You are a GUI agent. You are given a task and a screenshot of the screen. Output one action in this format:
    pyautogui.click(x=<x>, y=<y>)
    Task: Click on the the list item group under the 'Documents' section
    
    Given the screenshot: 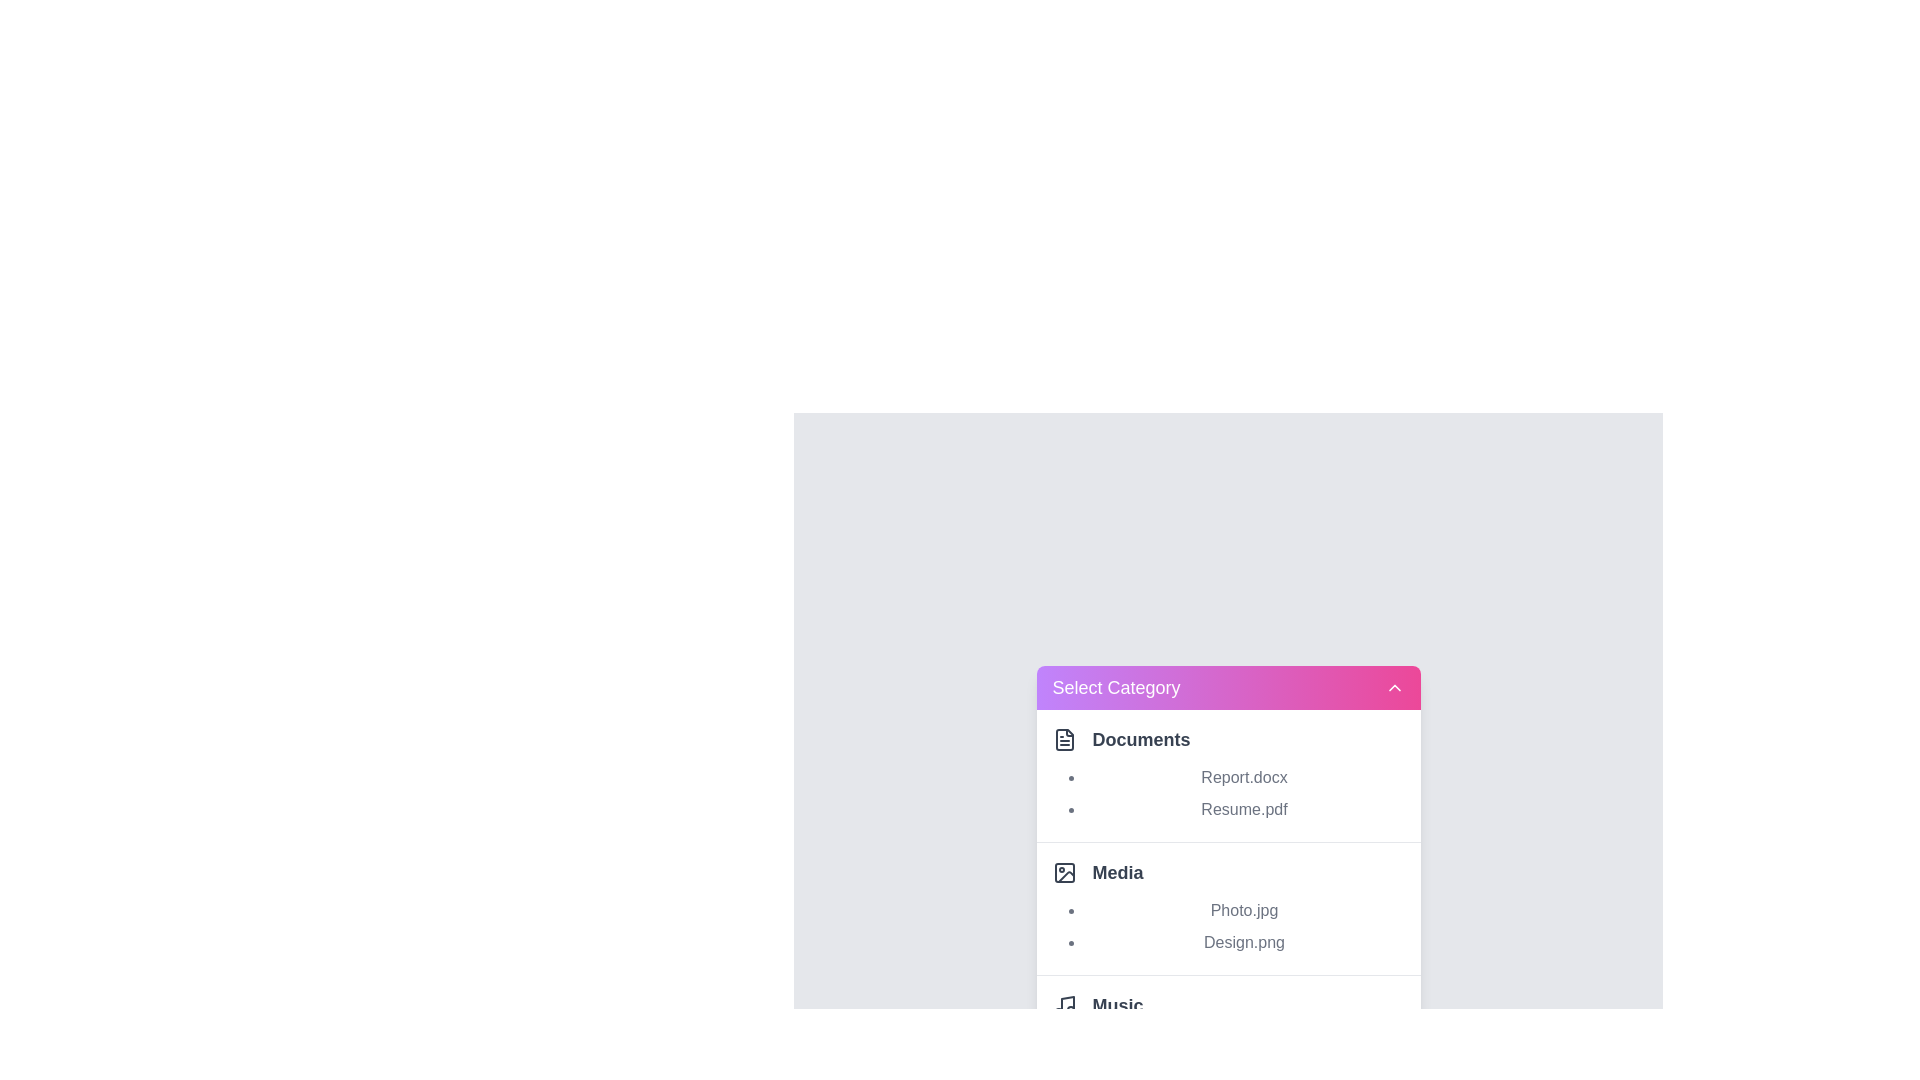 What is the action you would take?
    pyautogui.click(x=1243, y=792)
    